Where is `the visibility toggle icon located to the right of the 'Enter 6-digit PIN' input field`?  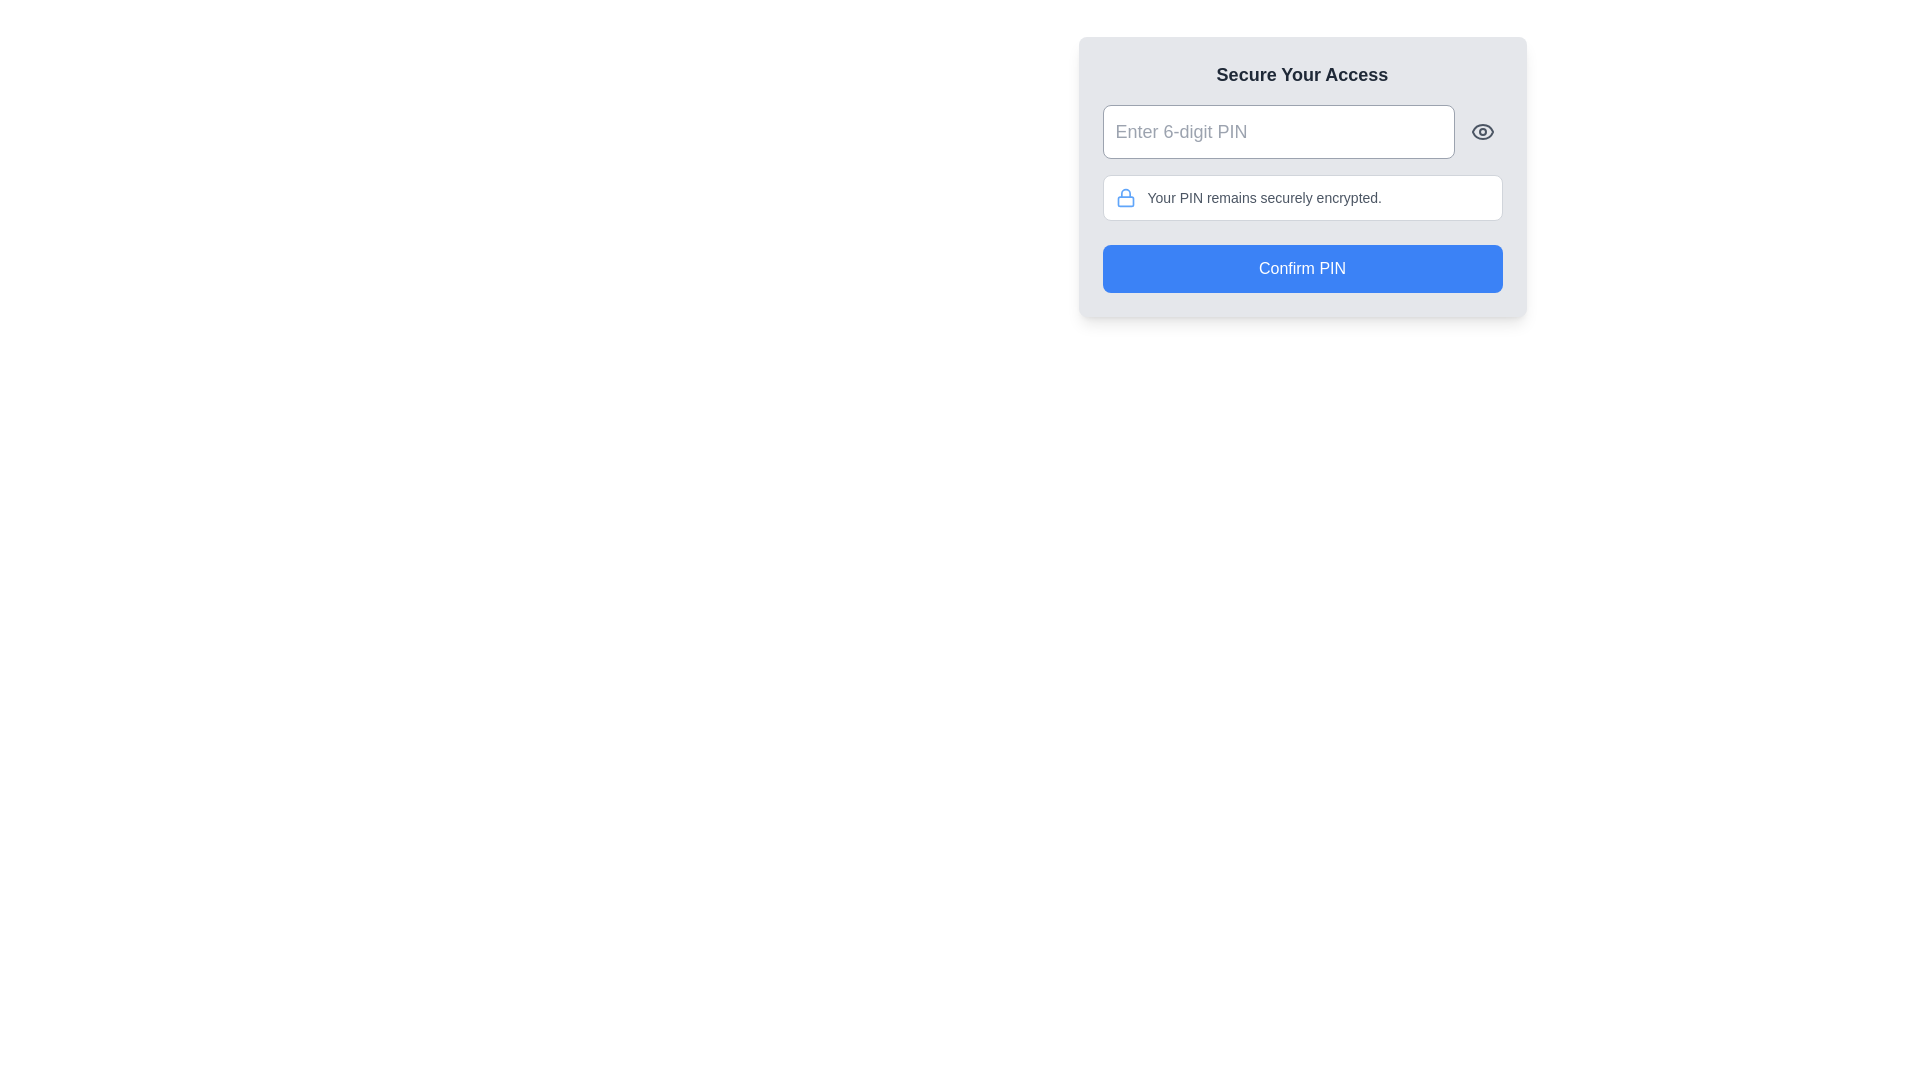
the visibility toggle icon located to the right of the 'Enter 6-digit PIN' input field is located at coordinates (1482, 131).